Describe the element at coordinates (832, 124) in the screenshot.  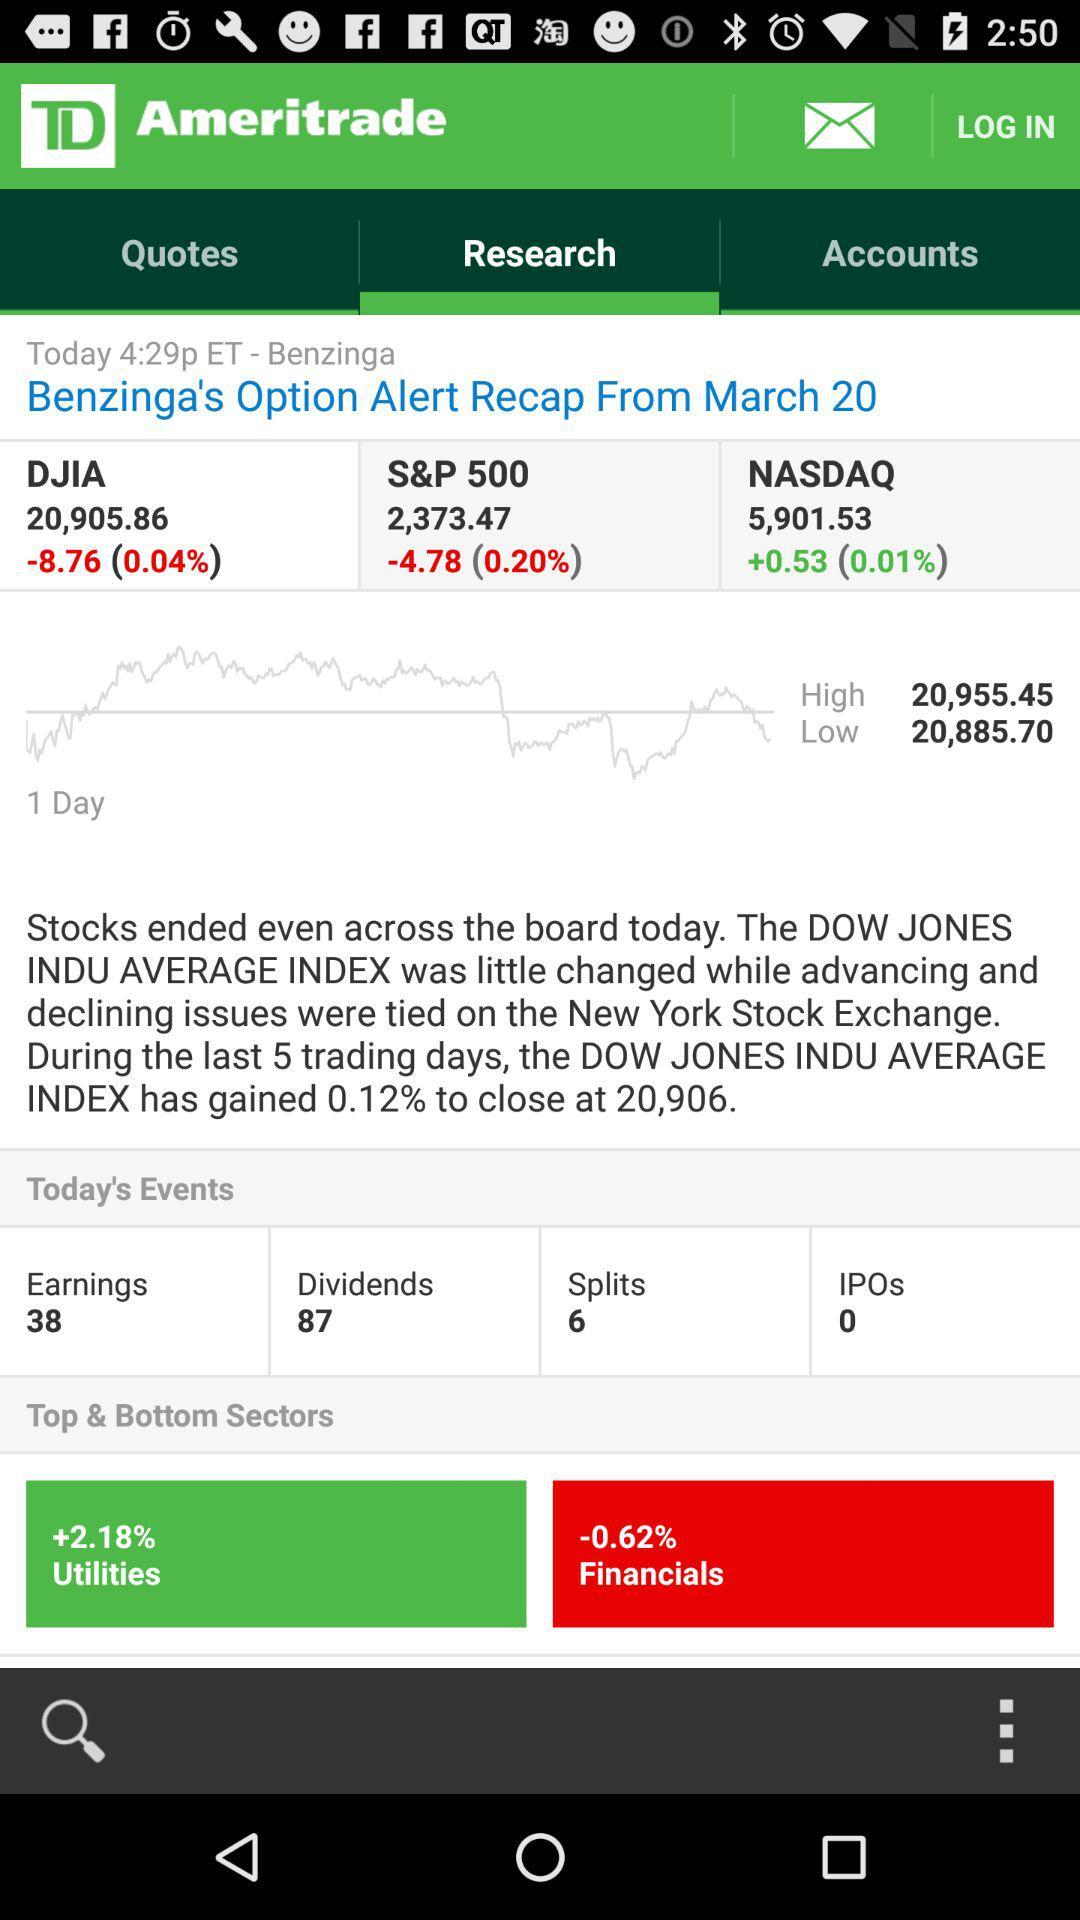
I see `open messages` at that location.